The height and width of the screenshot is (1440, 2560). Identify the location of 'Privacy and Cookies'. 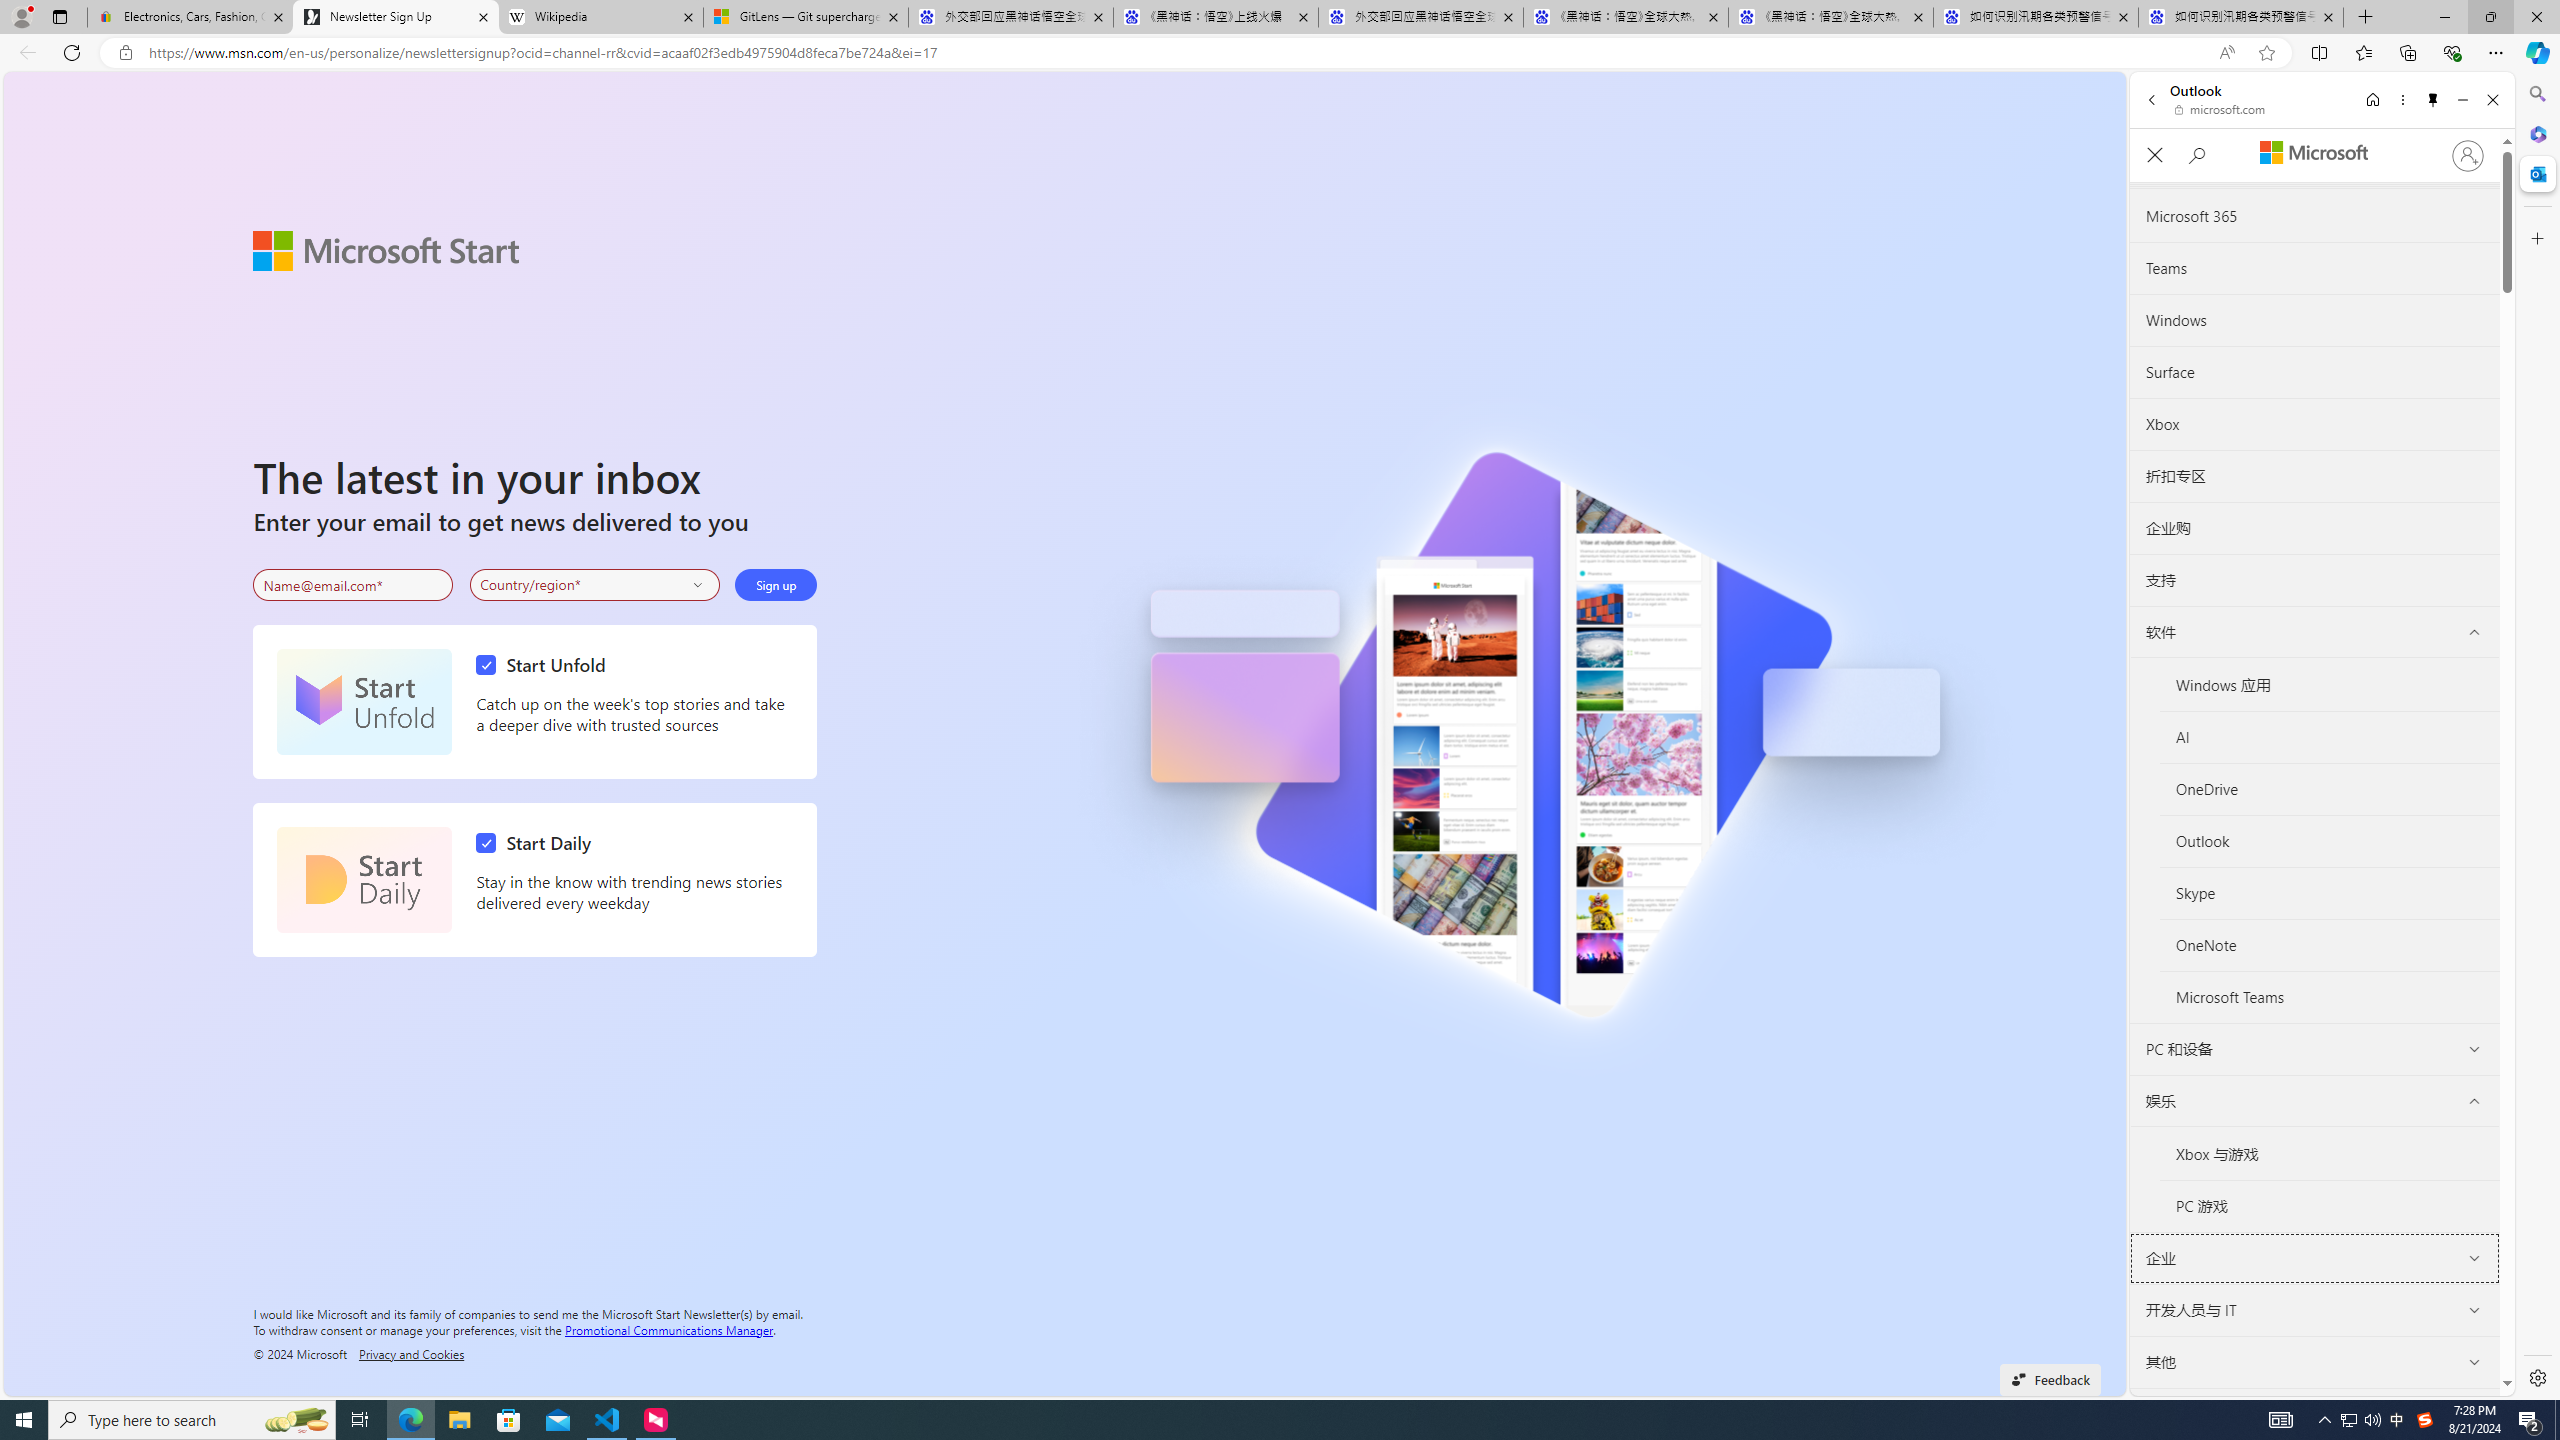
(411, 1352).